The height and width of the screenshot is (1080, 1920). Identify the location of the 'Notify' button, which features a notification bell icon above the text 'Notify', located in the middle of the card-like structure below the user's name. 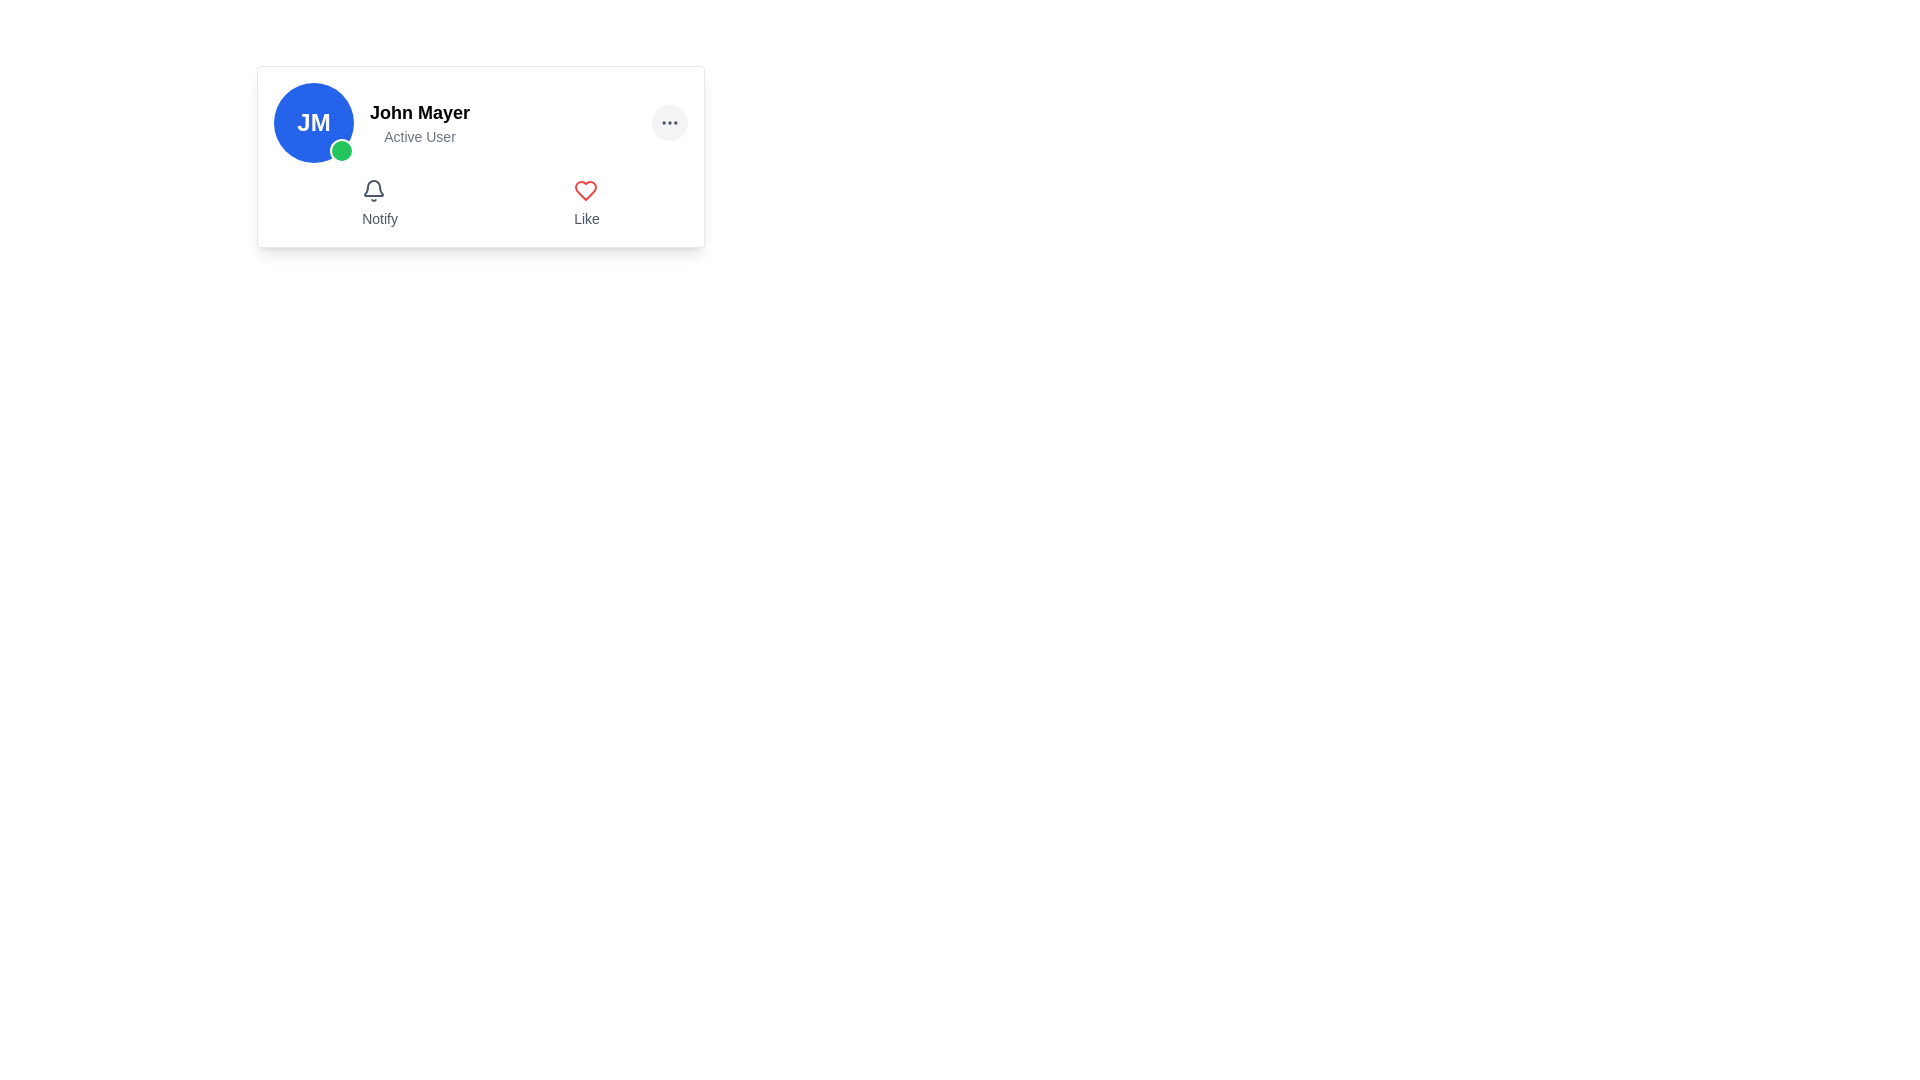
(379, 204).